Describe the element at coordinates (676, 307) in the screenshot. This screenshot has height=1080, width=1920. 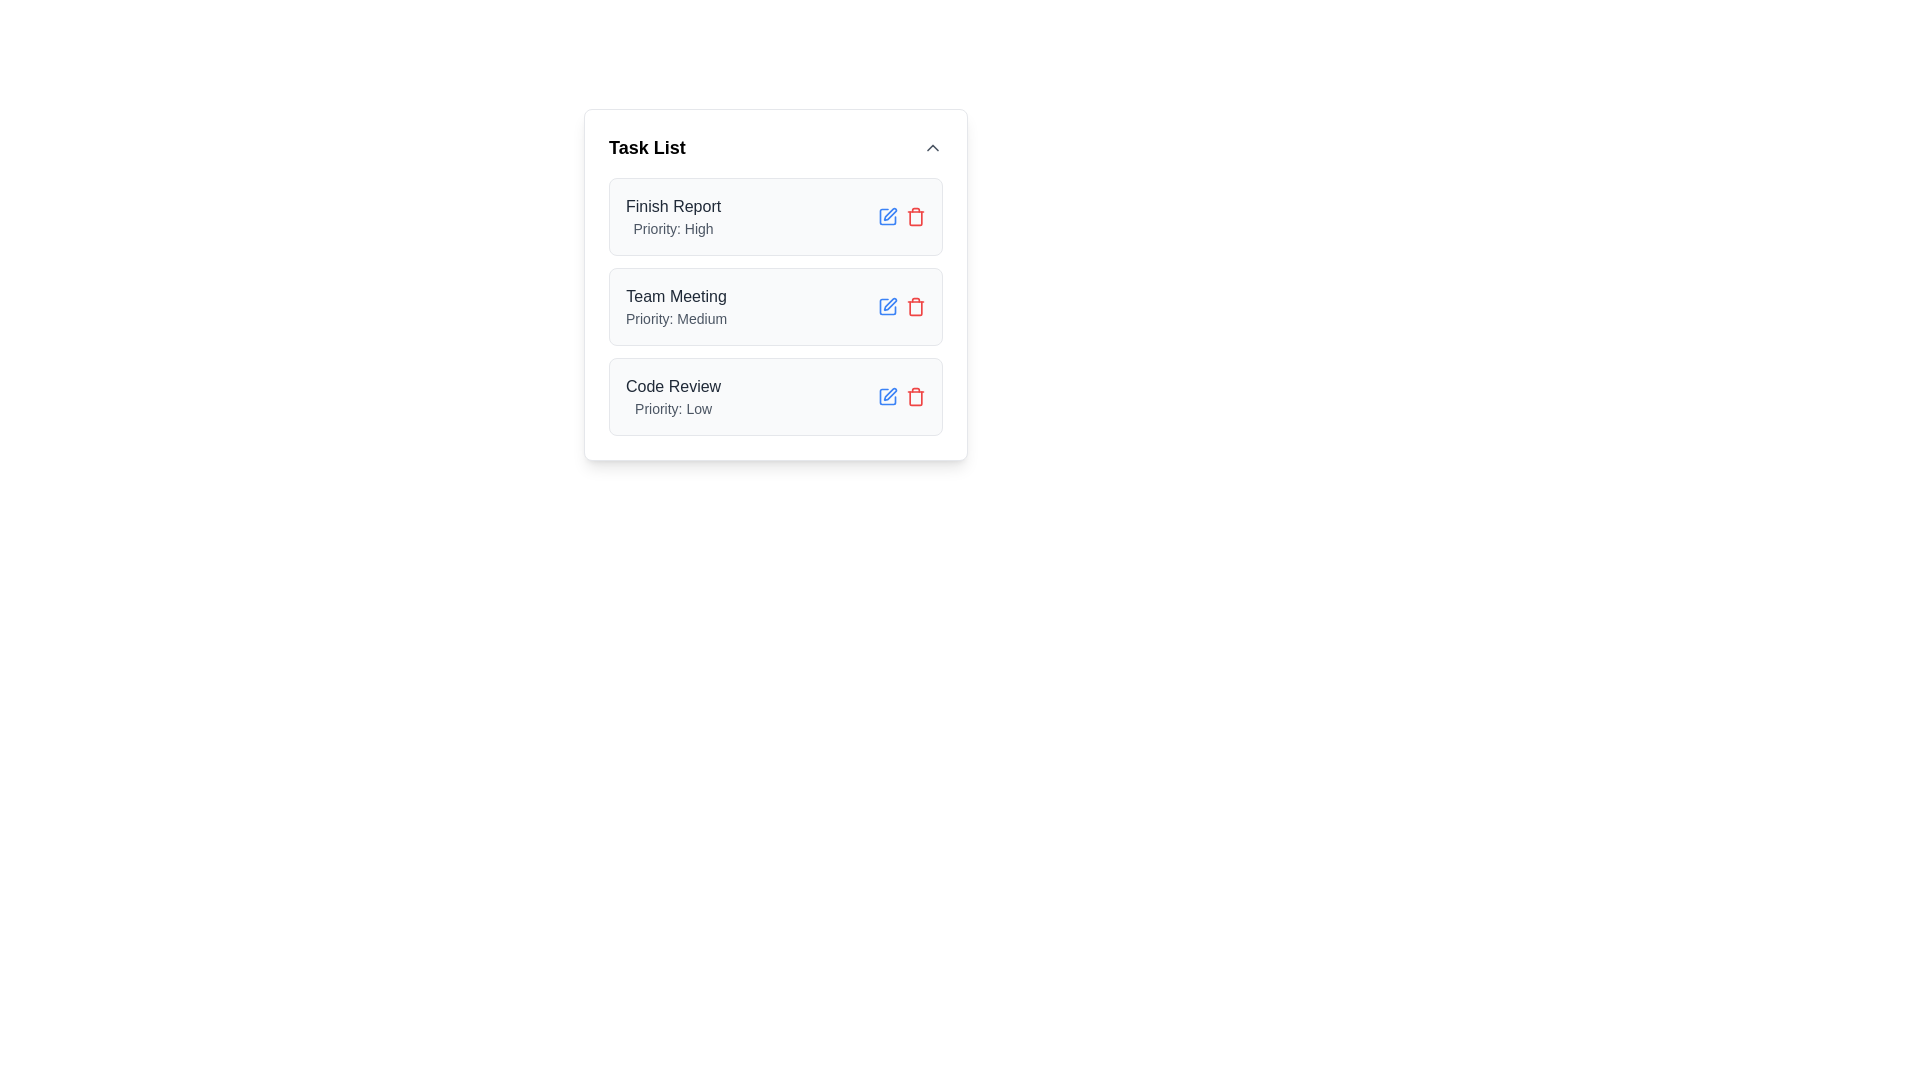
I see `the text block displaying 'Team Meeting' with 'Priority: Medium' below it, located in the second task item of the task list` at that location.